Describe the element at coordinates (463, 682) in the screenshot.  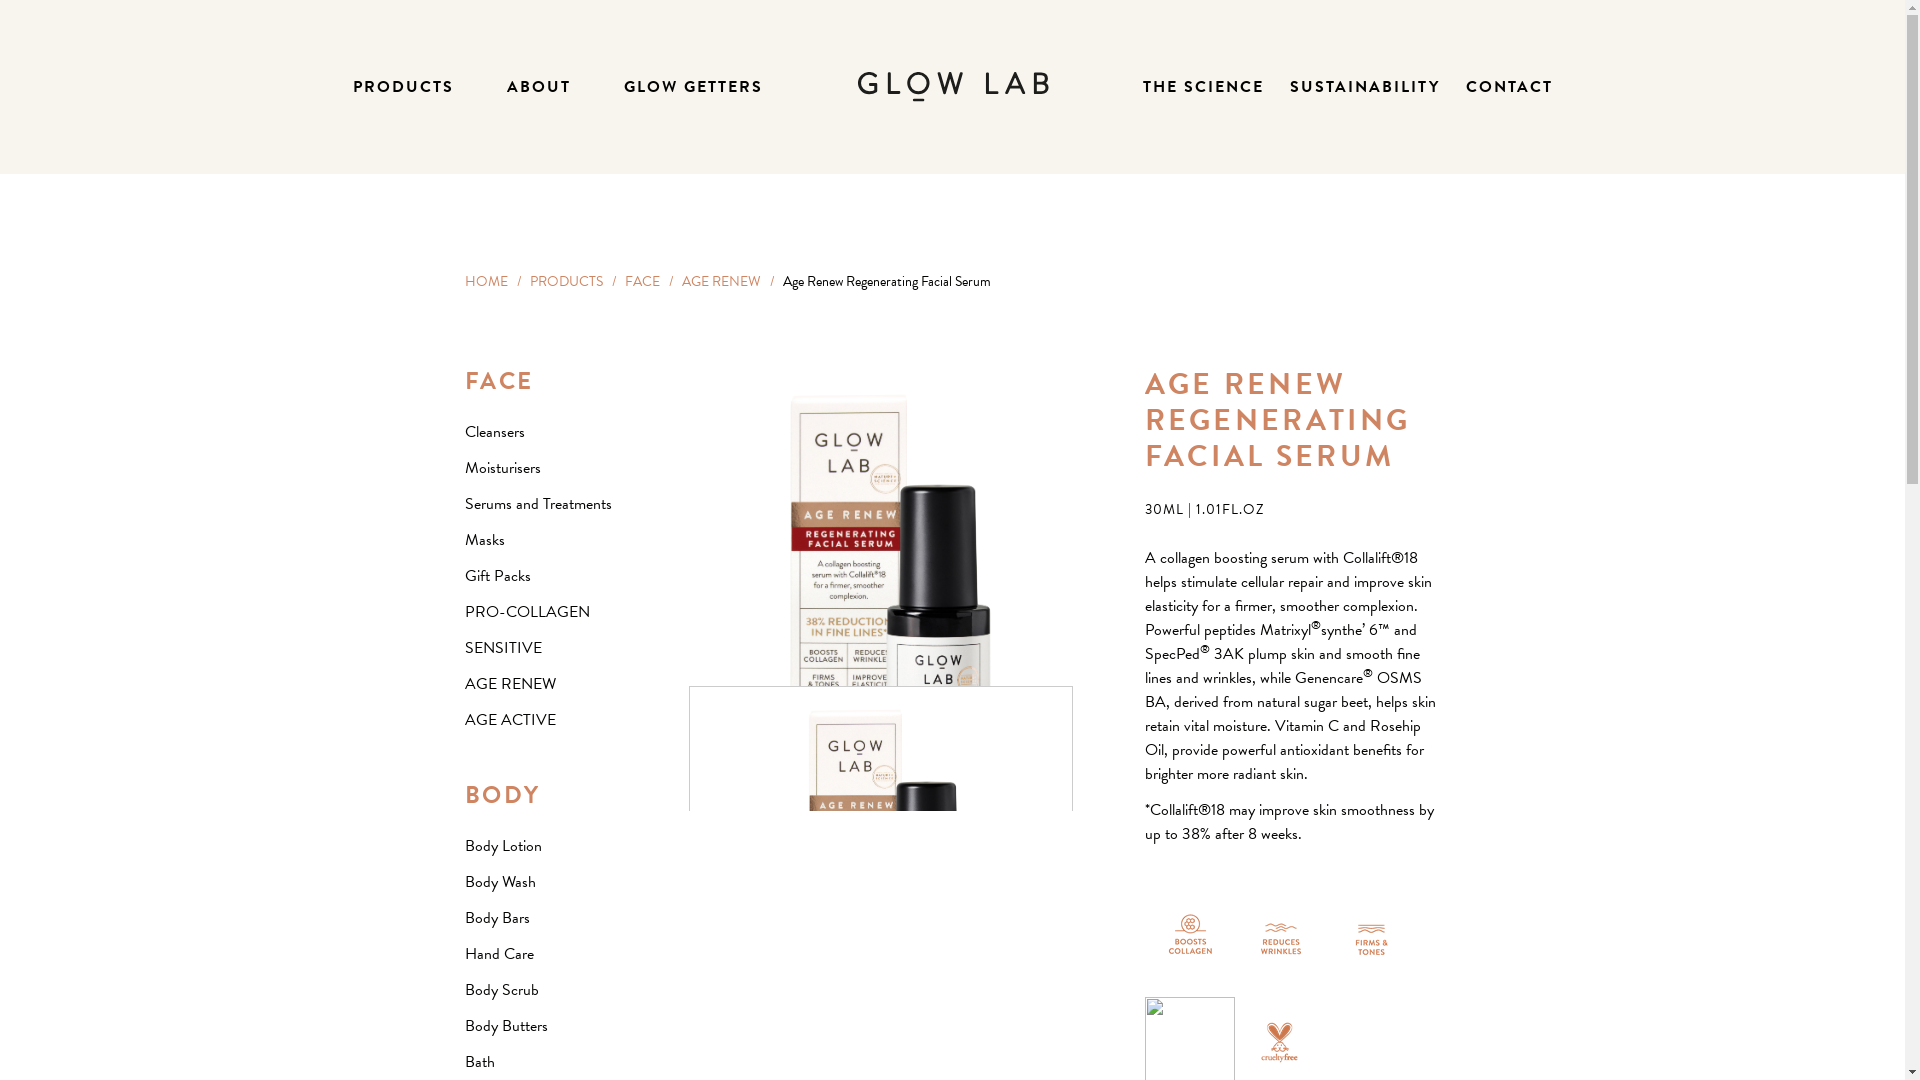
I see `'AGE RENEW'` at that location.